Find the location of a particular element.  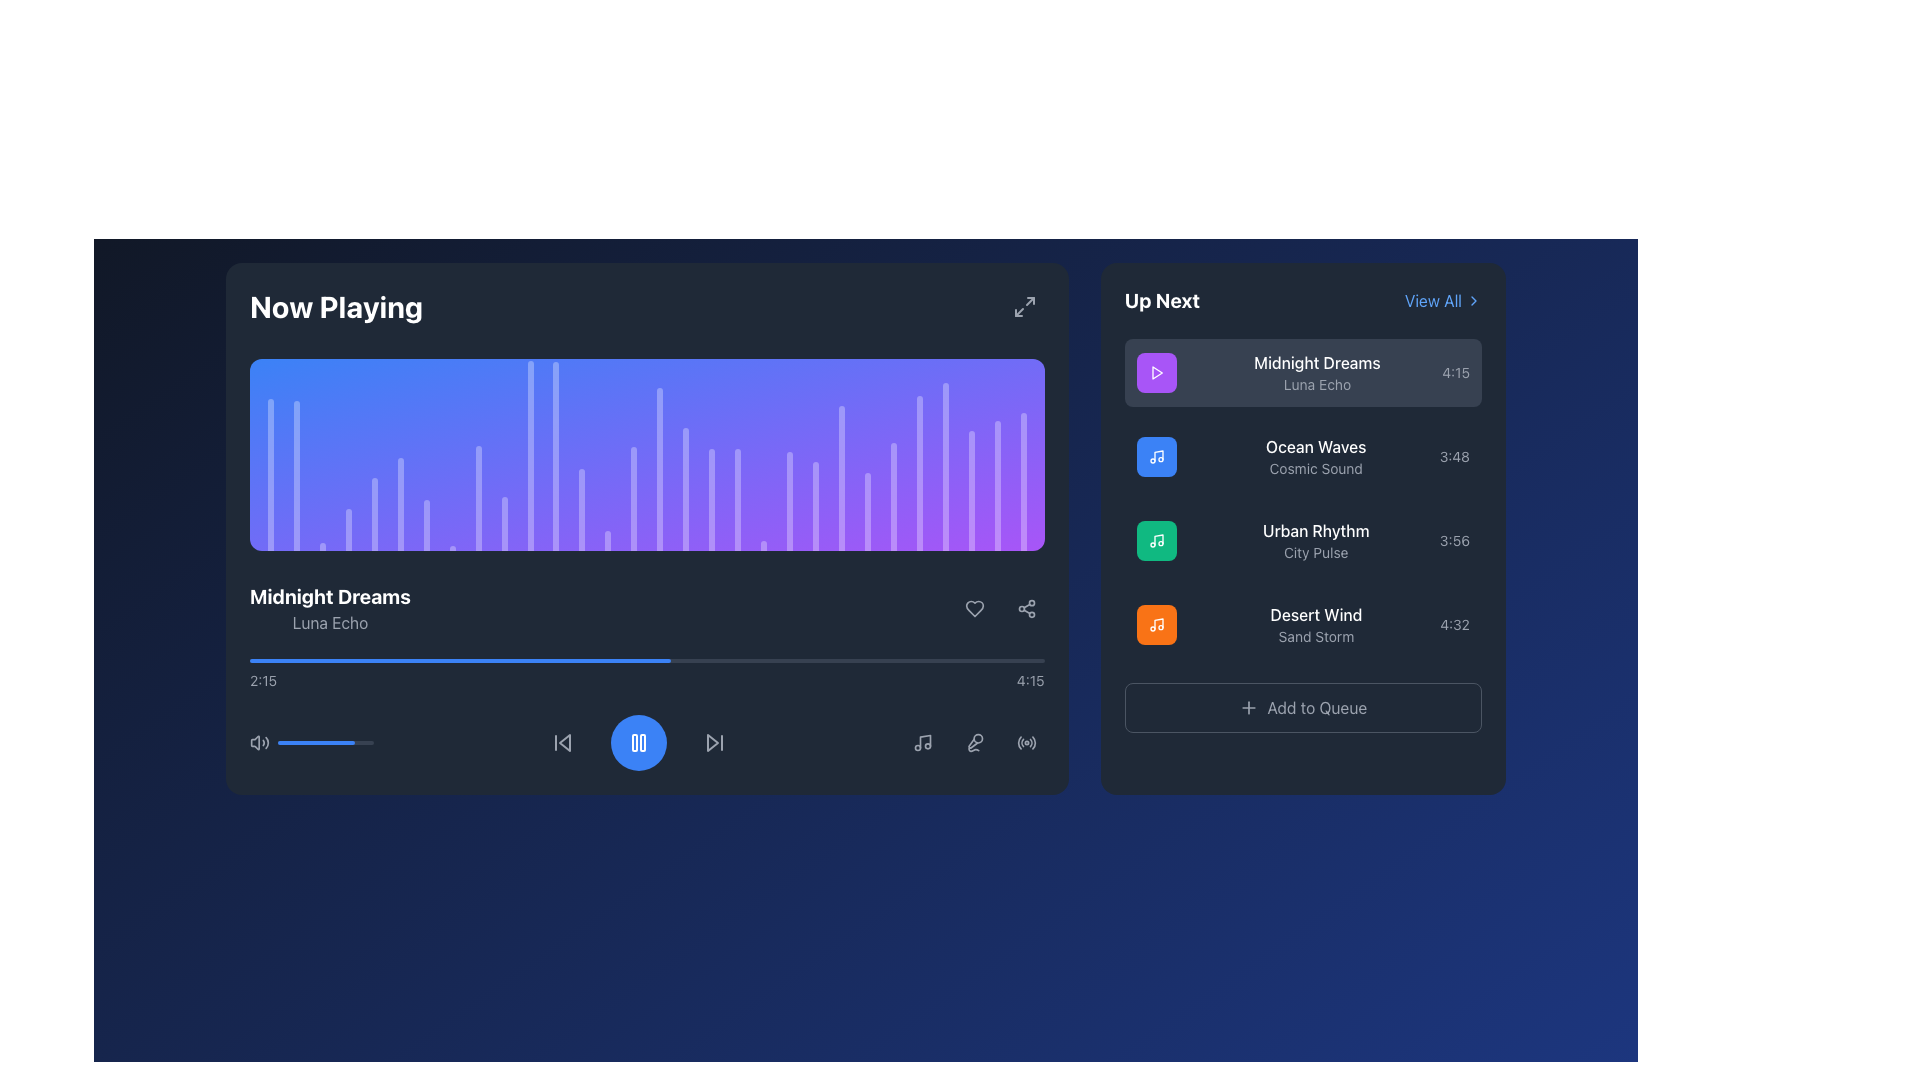

the 21st vertical bar in the waveform display, which reflects audio visualization data under the title 'Now Playing' is located at coordinates (816, 505).